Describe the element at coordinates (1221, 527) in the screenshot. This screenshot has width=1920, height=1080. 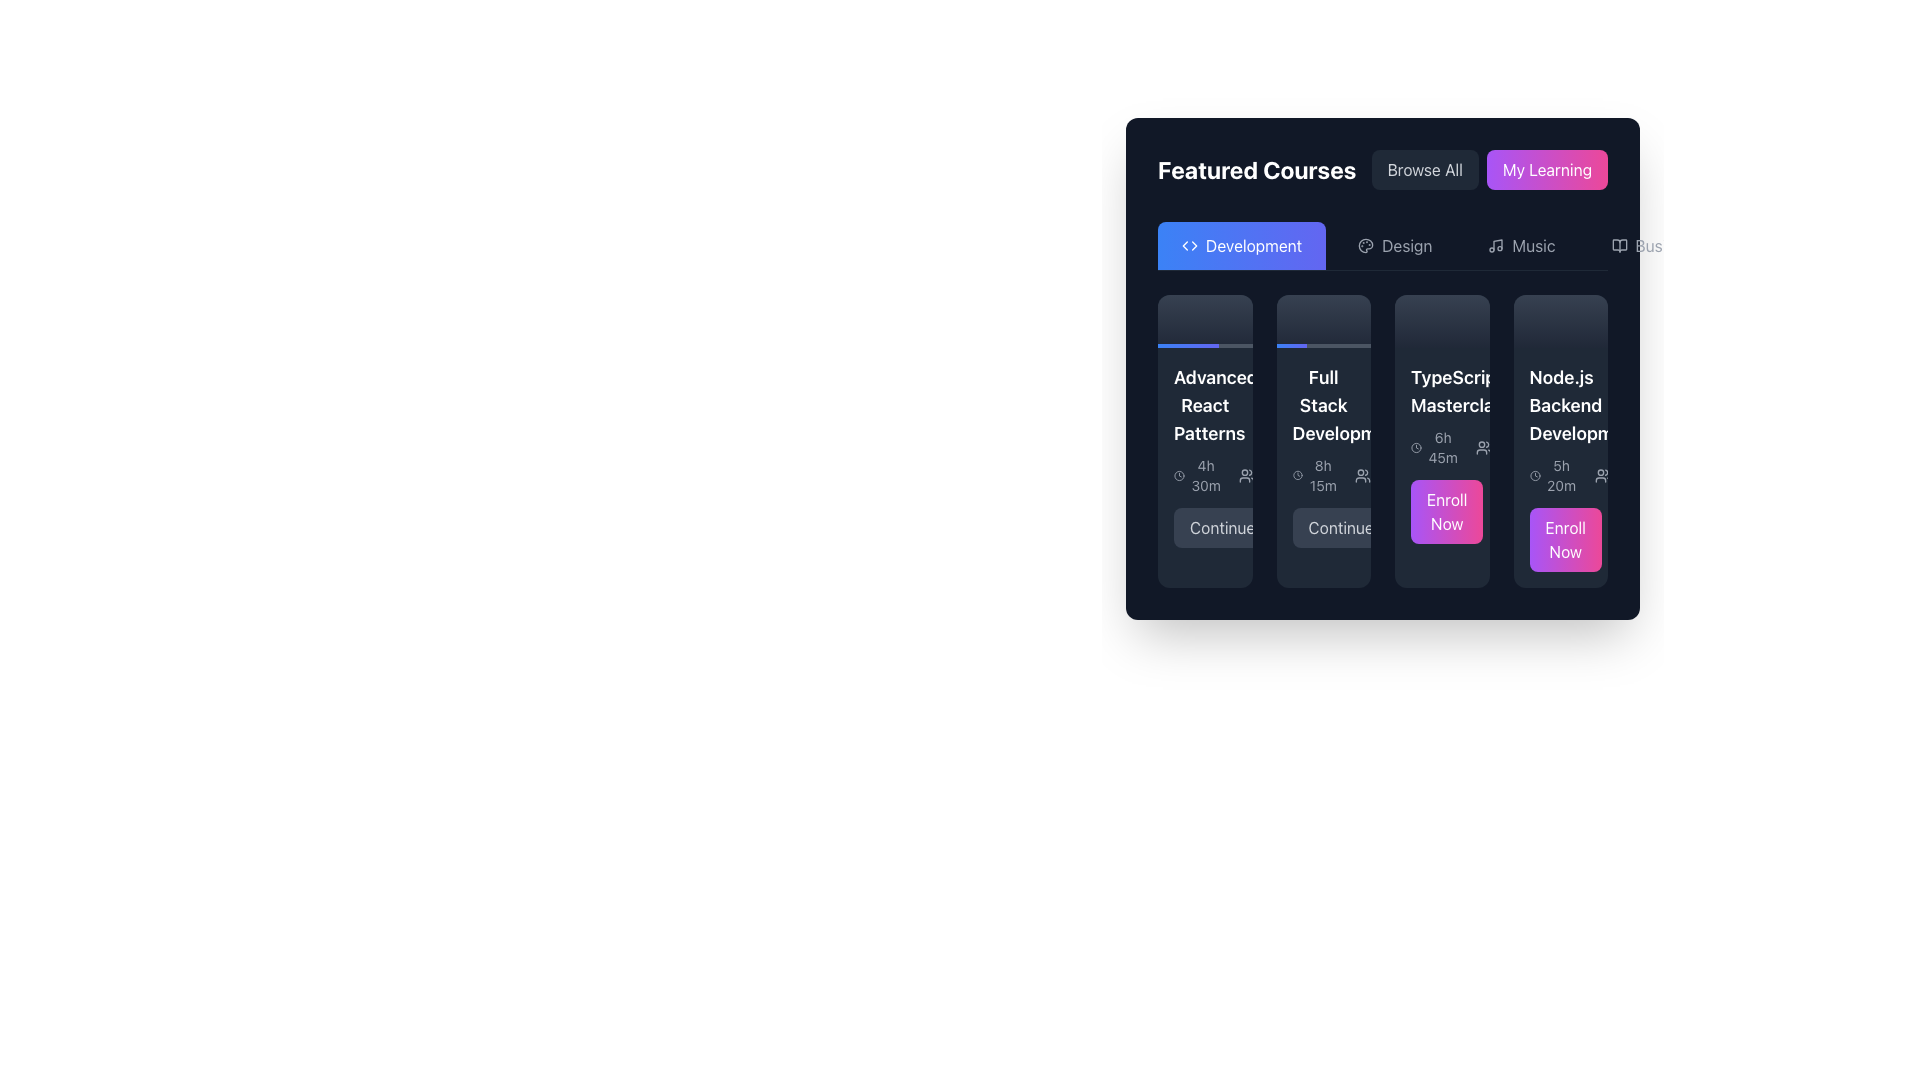
I see `the leftmost 'Continue' button with rounded edges and a dark gray background located under the 'Advanced React Patterns' course card in the 'Featured Courses' section` at that location.